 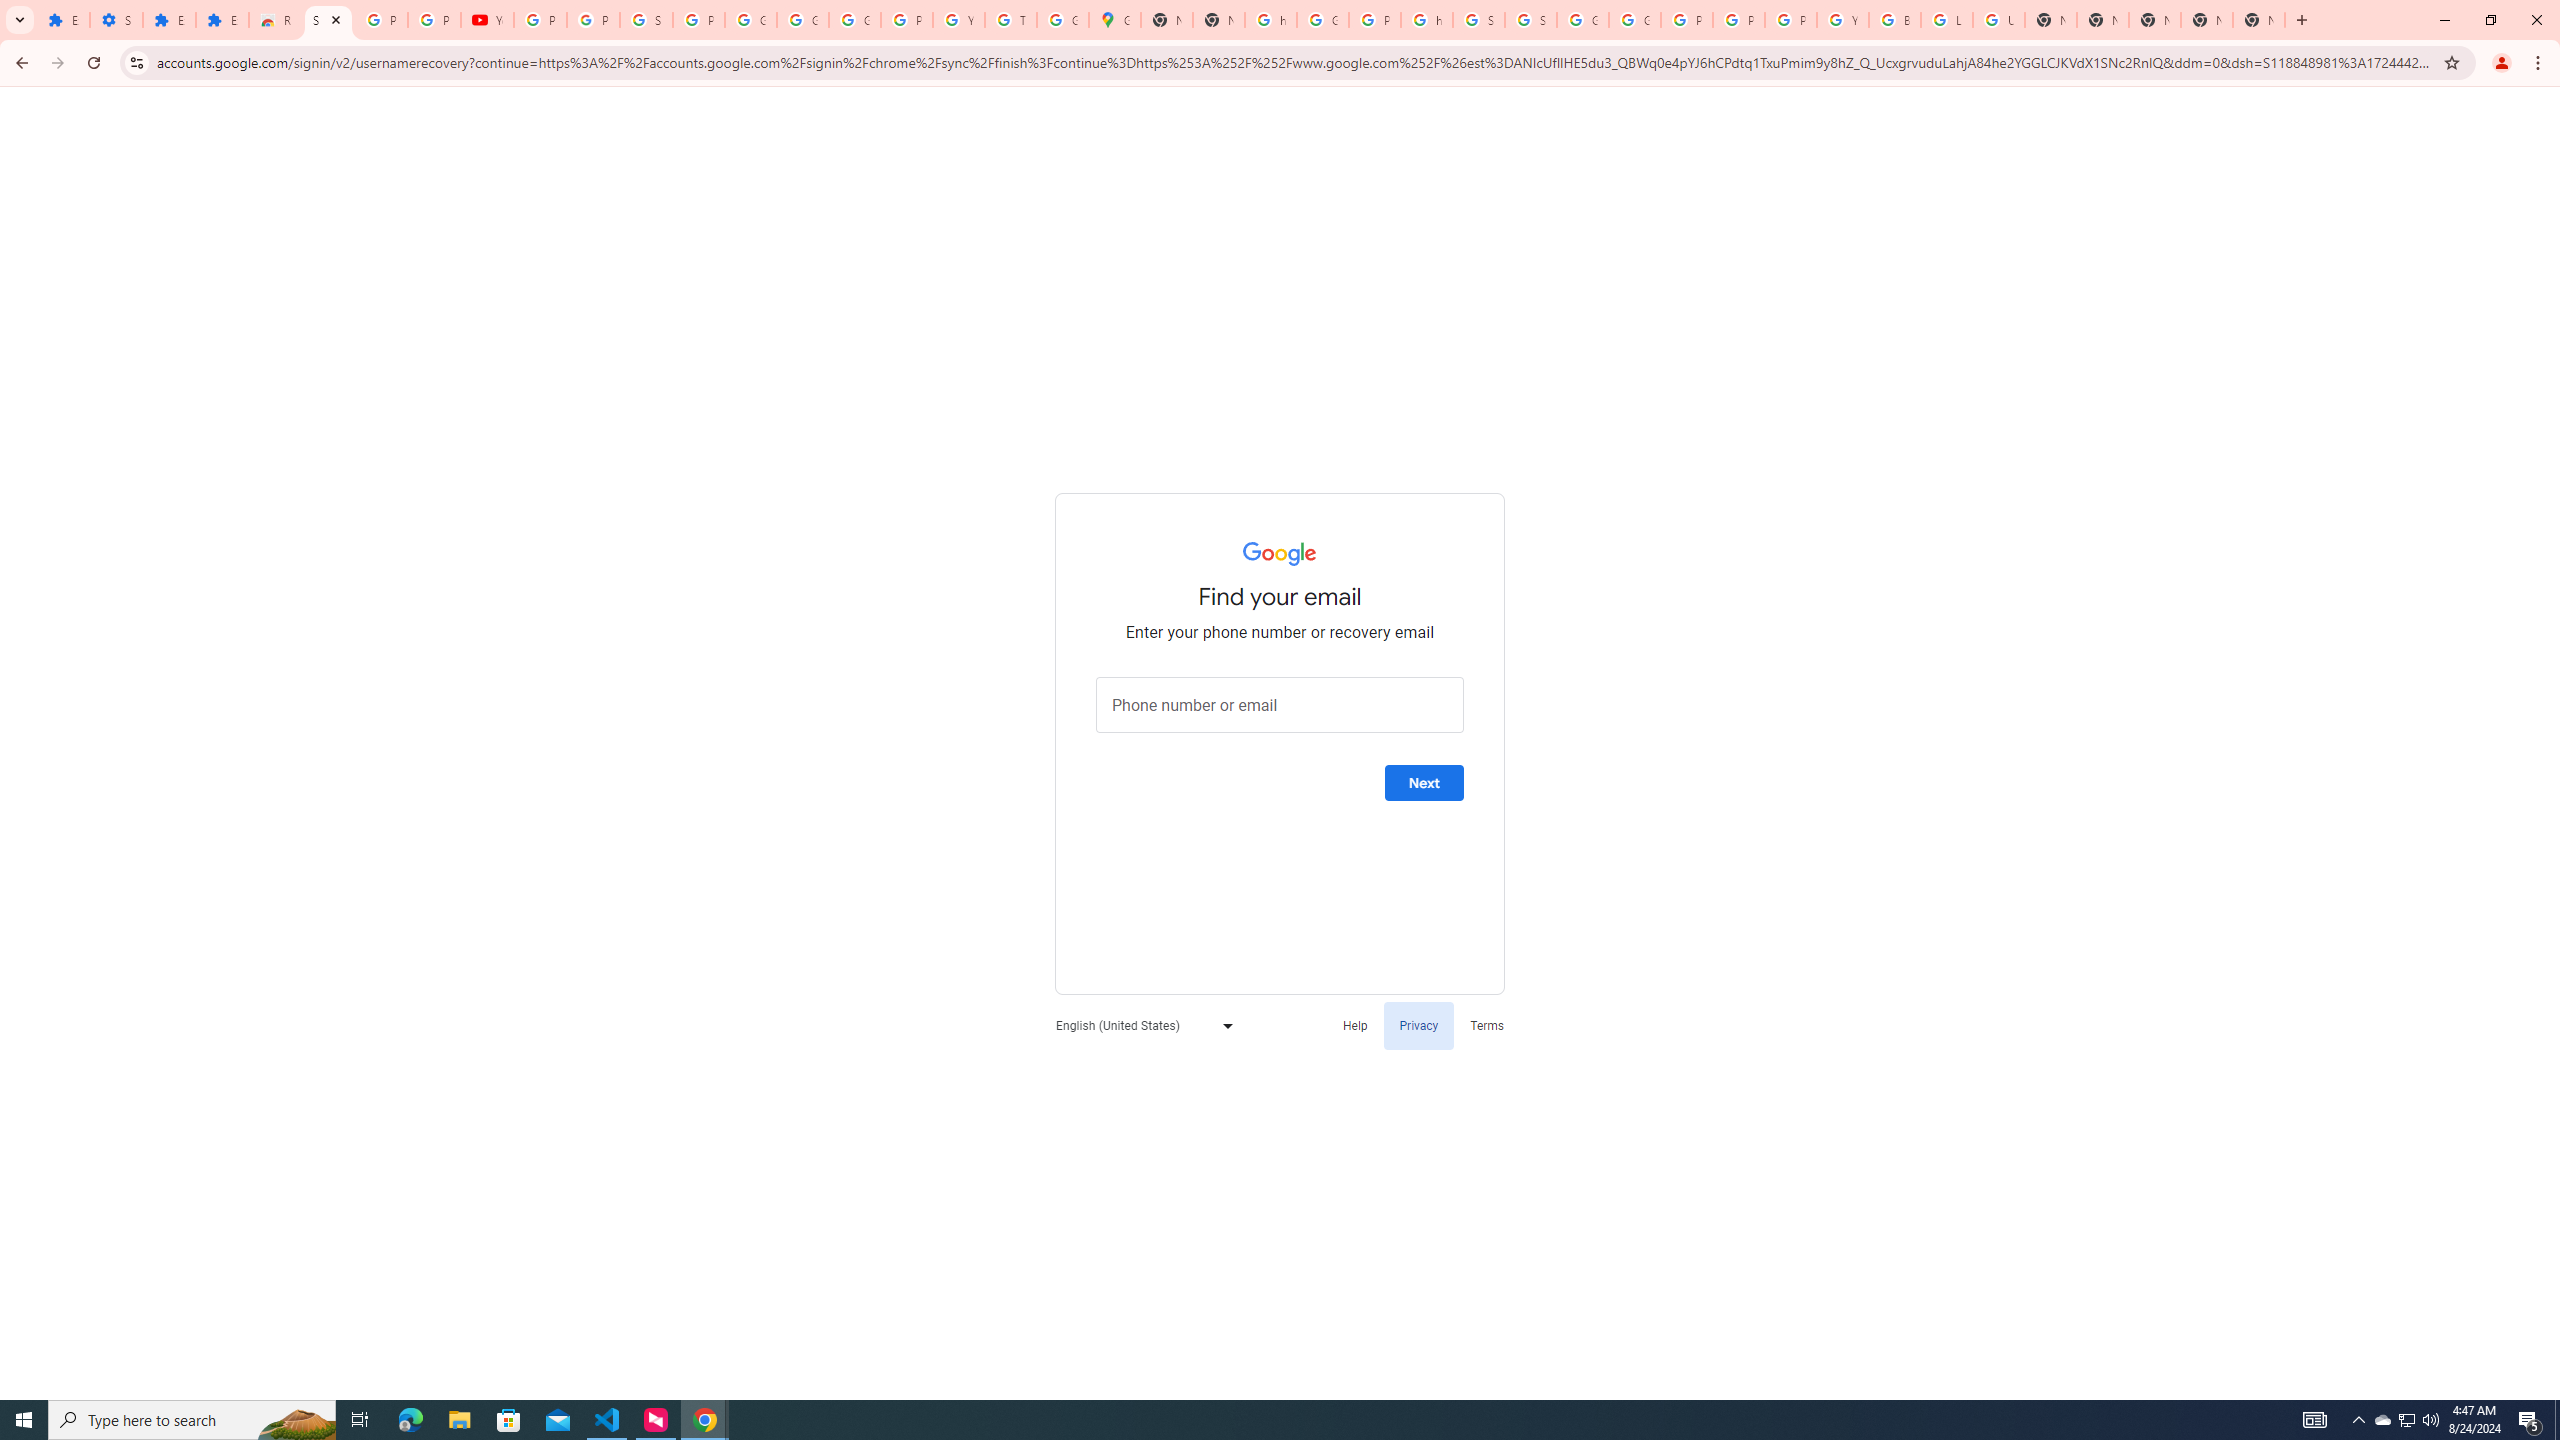 I want to click on 'https://scholar.google.com/', so click(x=1271, y=19).